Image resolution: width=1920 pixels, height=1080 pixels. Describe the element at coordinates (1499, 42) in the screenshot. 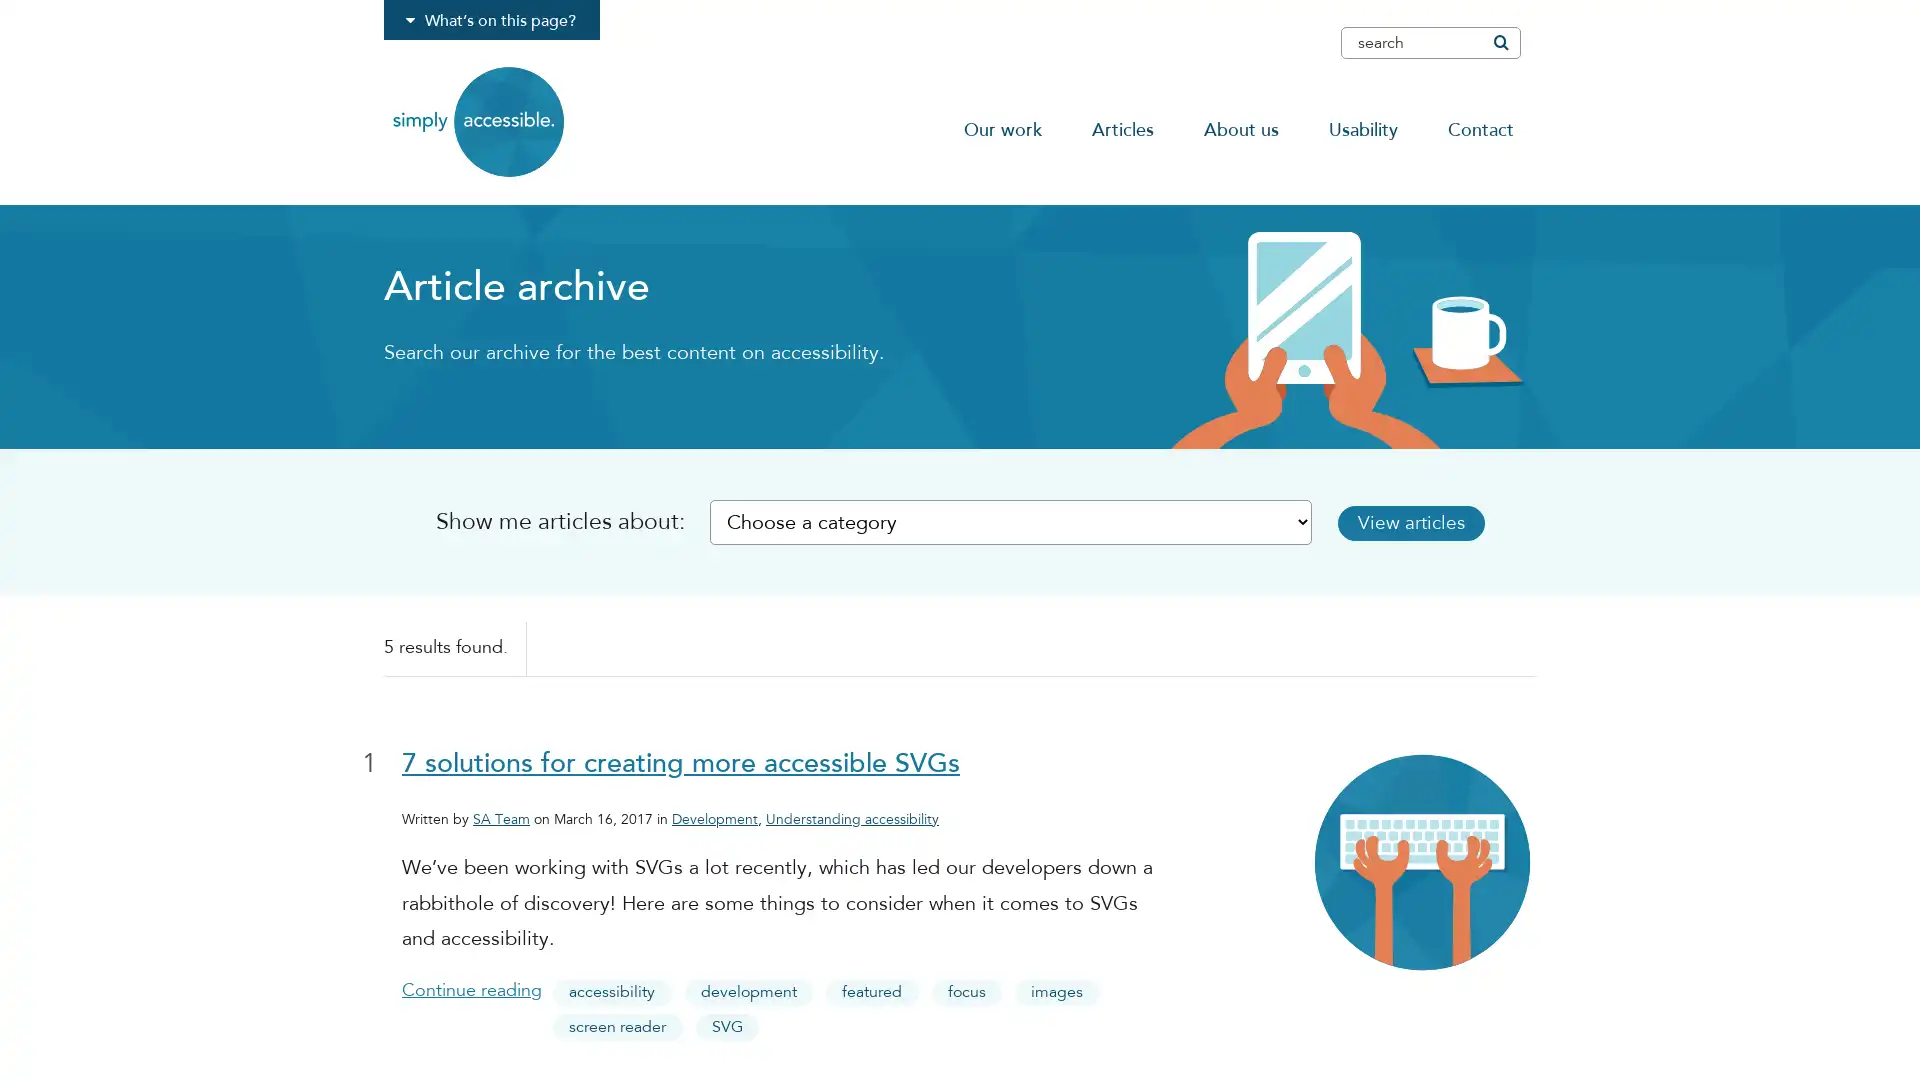

I see `Submit Search` at that location.